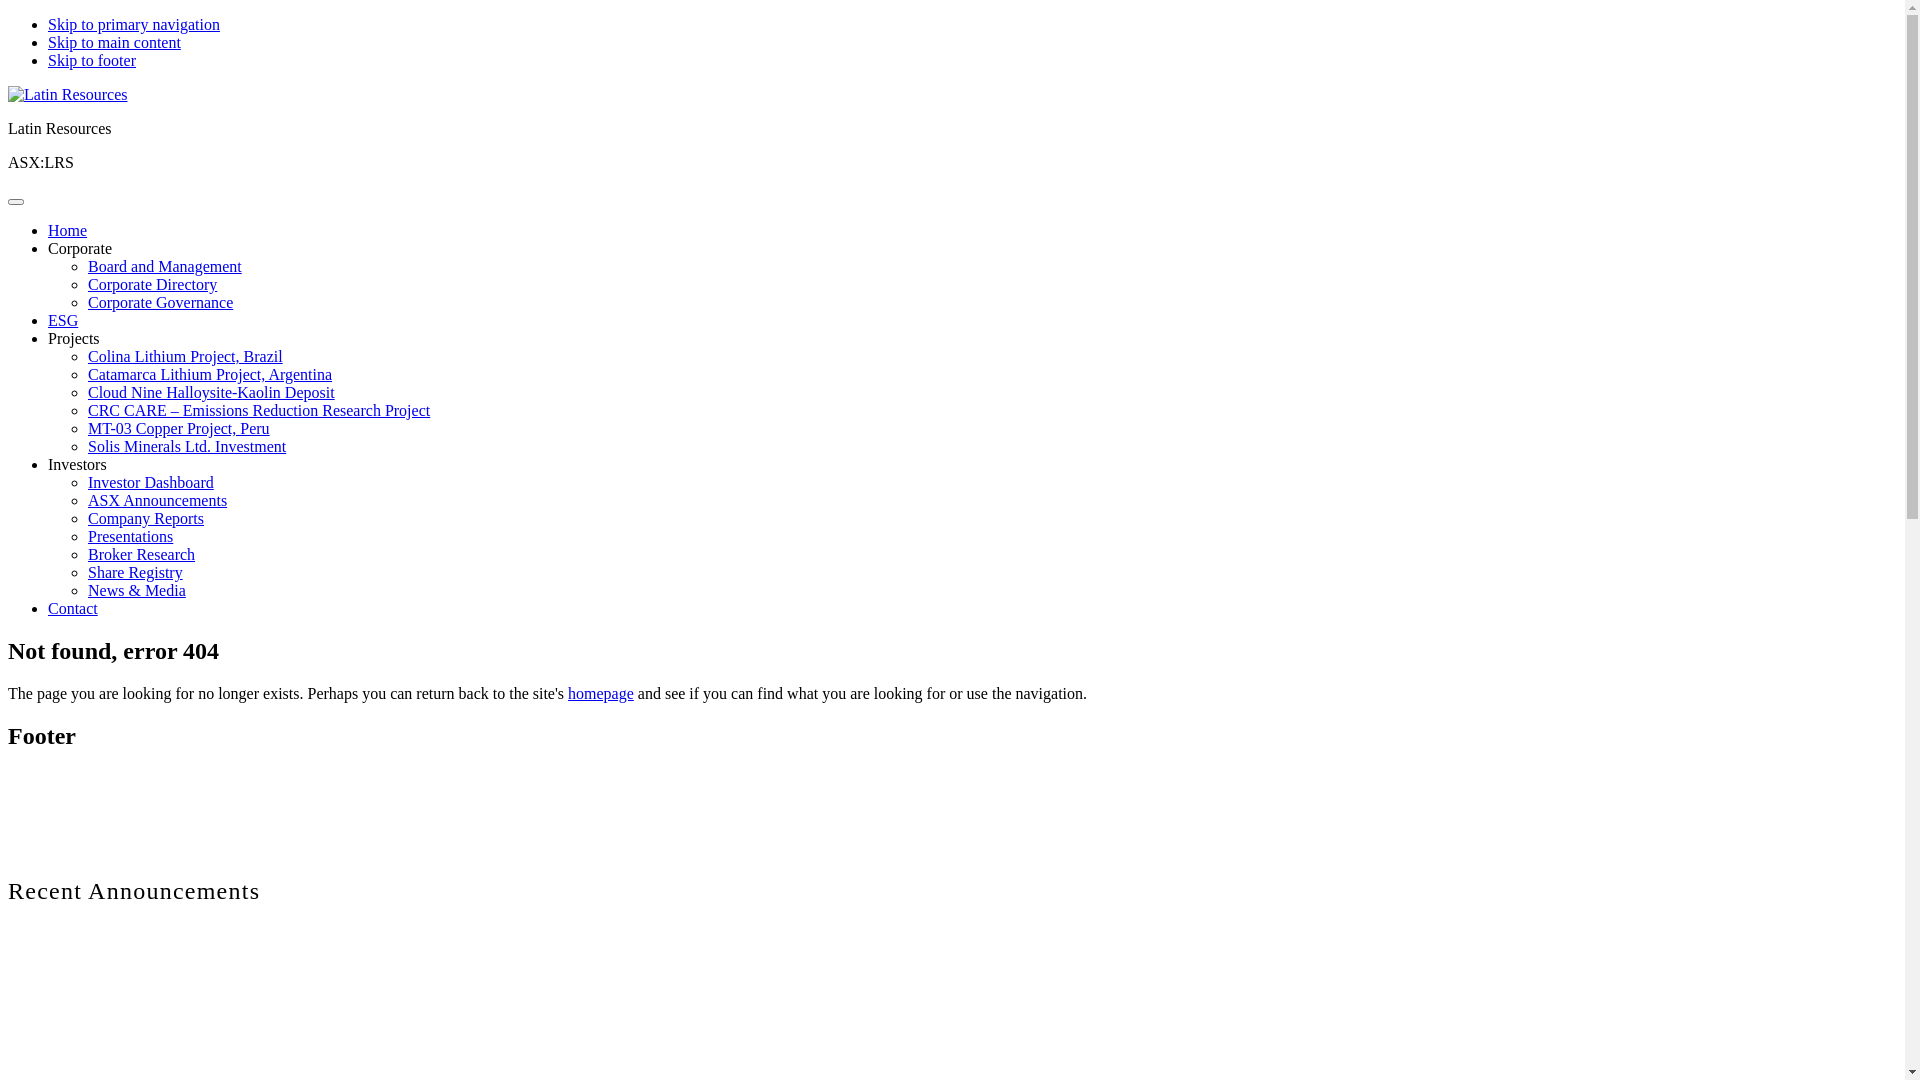 Image resolution: width=1920 pixels, height=1080 pixels. Describe the element at coordinates (86, 572) in the screenshot. I see `'Share Registry'` at that location.